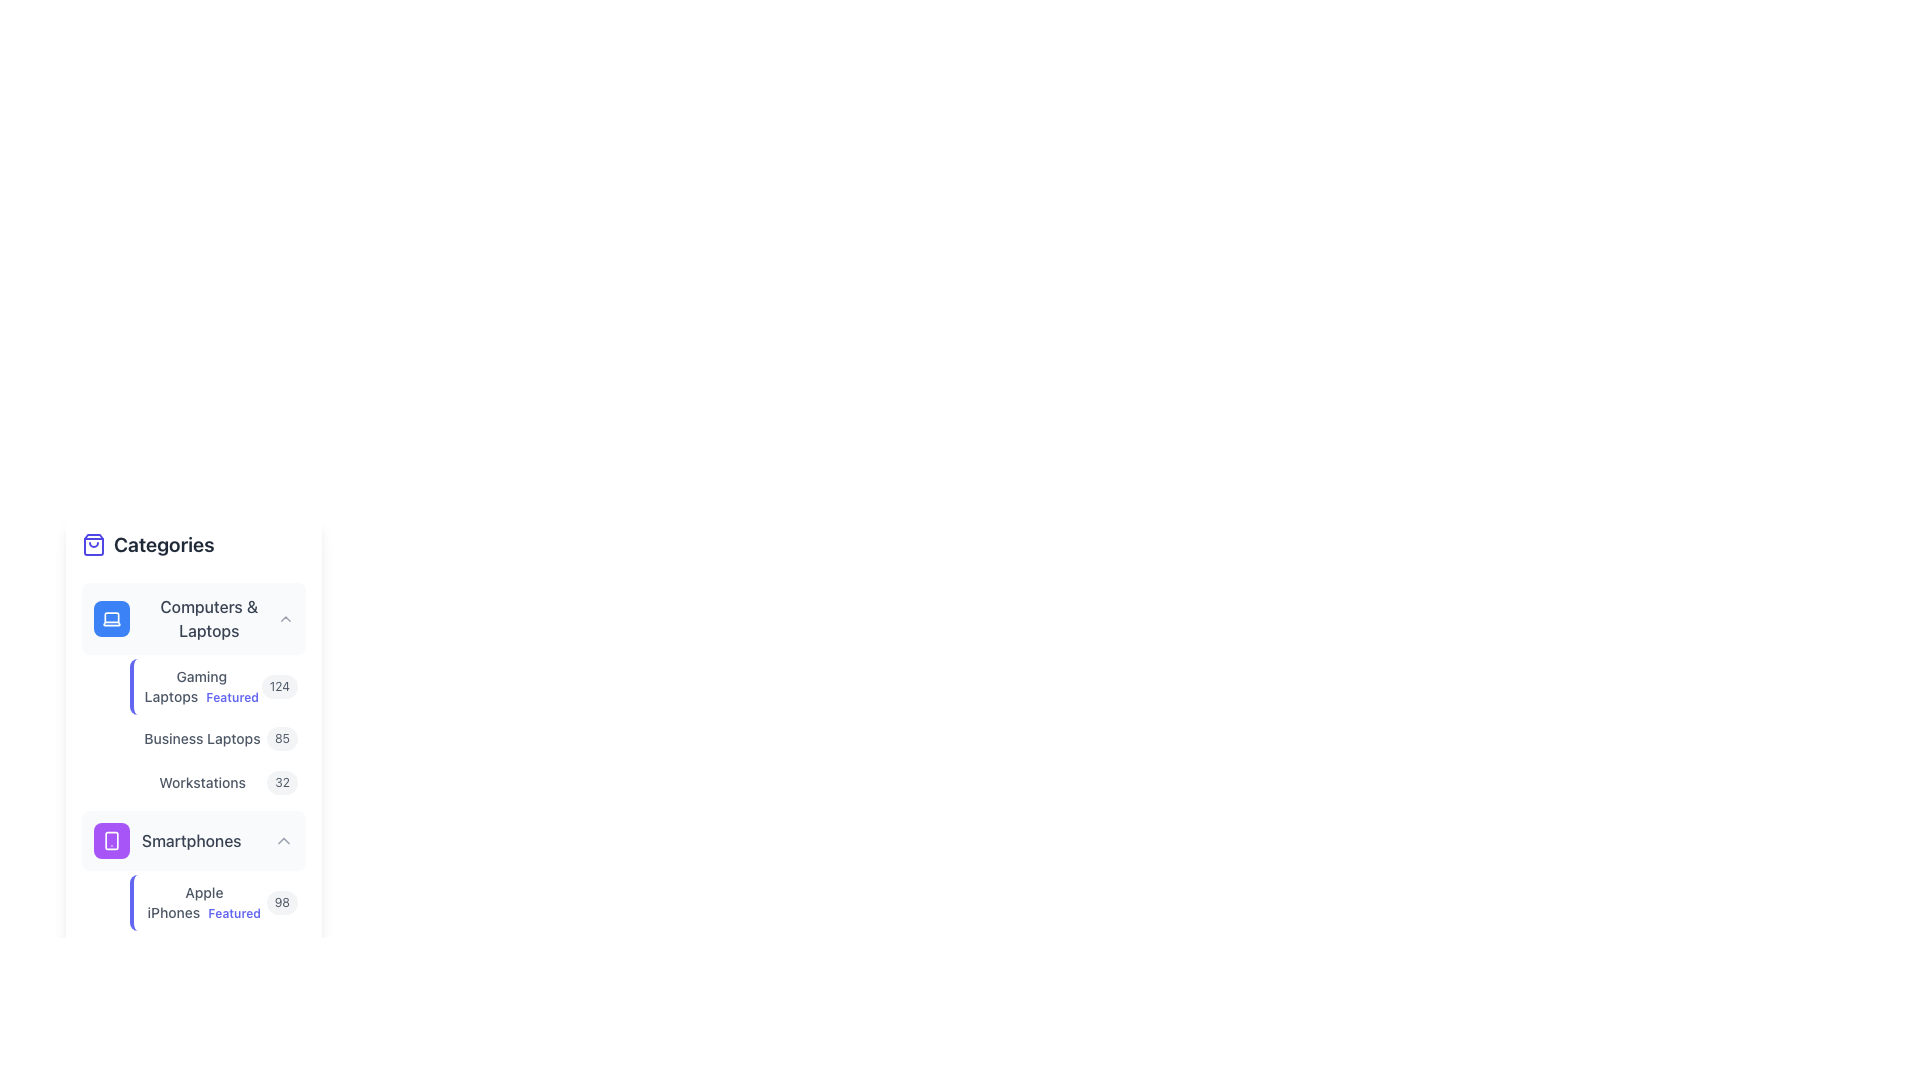 This screenshot has height=1080, width=1920. I want to click on the 'Workstations' navigation item in the 'Computers & Laptops' section, so click(217, 782).